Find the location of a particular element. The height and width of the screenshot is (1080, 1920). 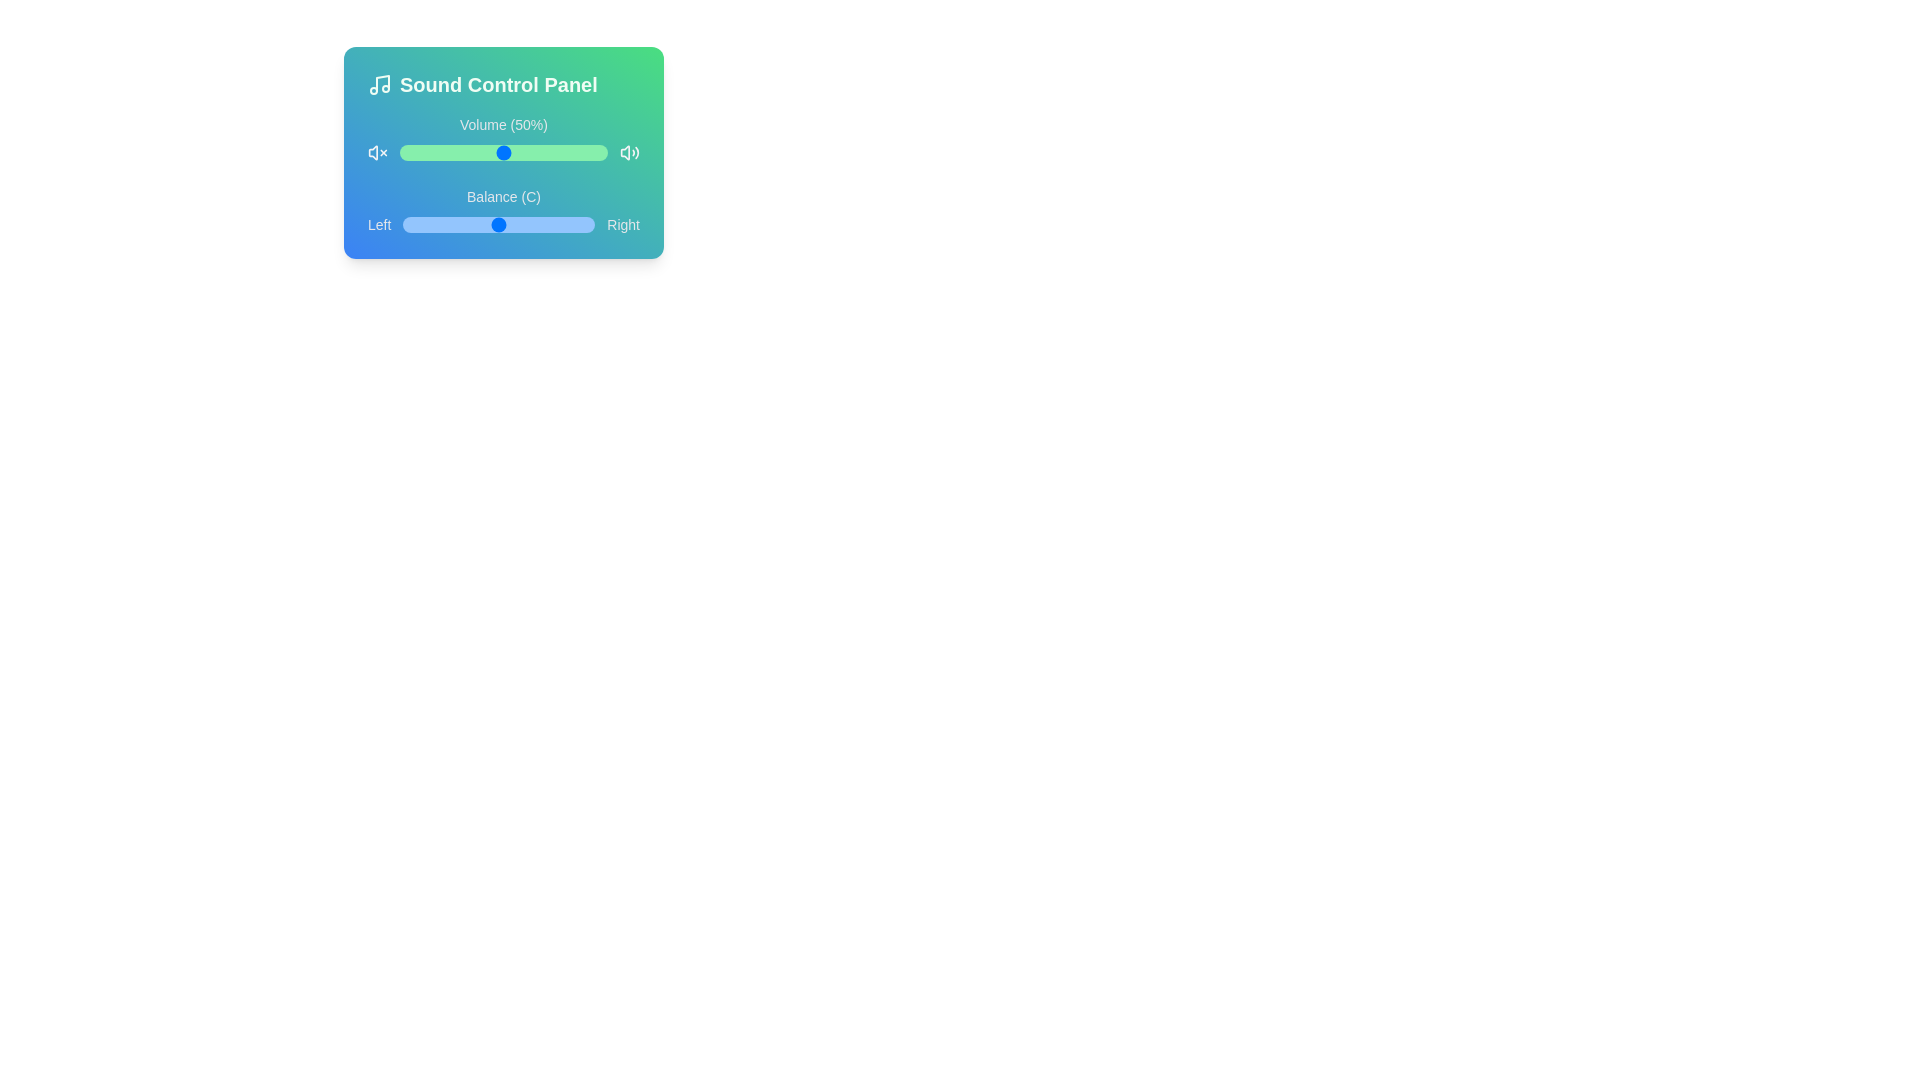

the volume slider is located at coordinates (421, 152).